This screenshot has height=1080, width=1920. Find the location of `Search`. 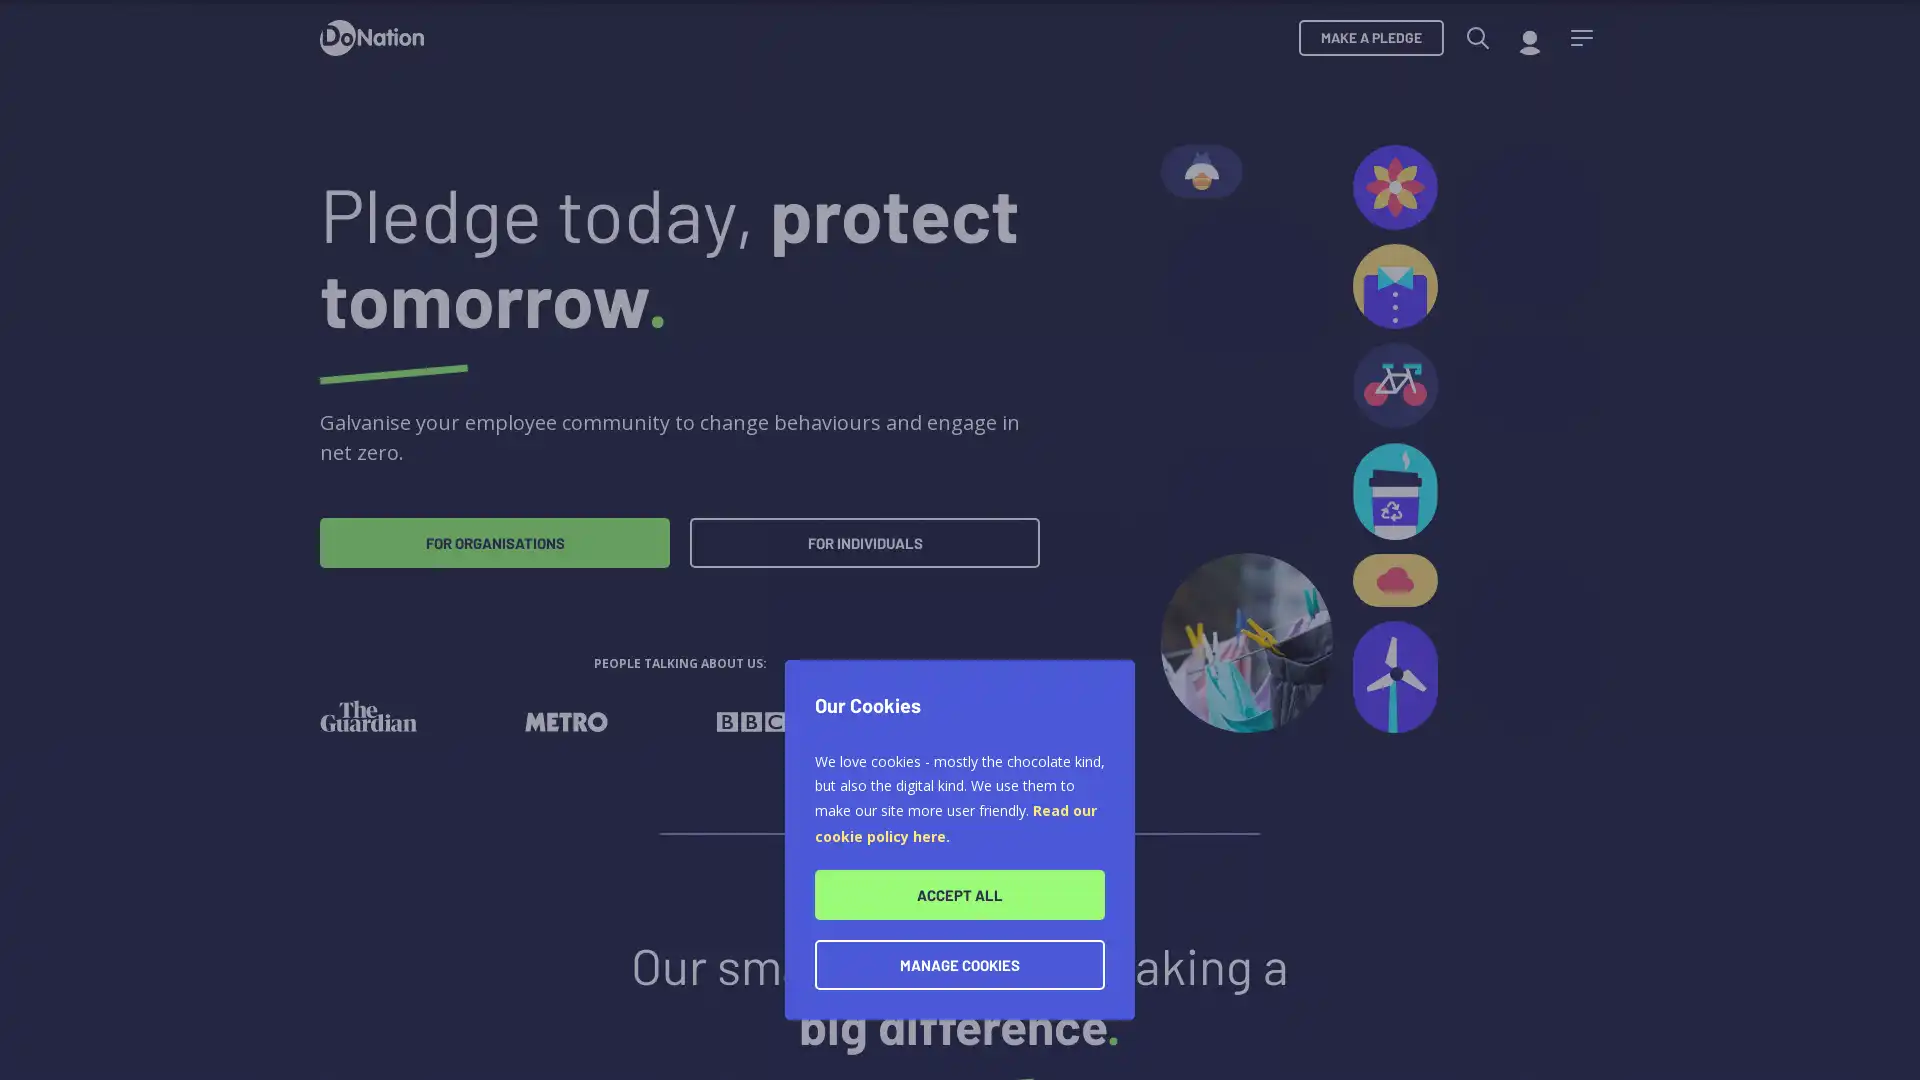

Search is located at coordinates (1478, 38).